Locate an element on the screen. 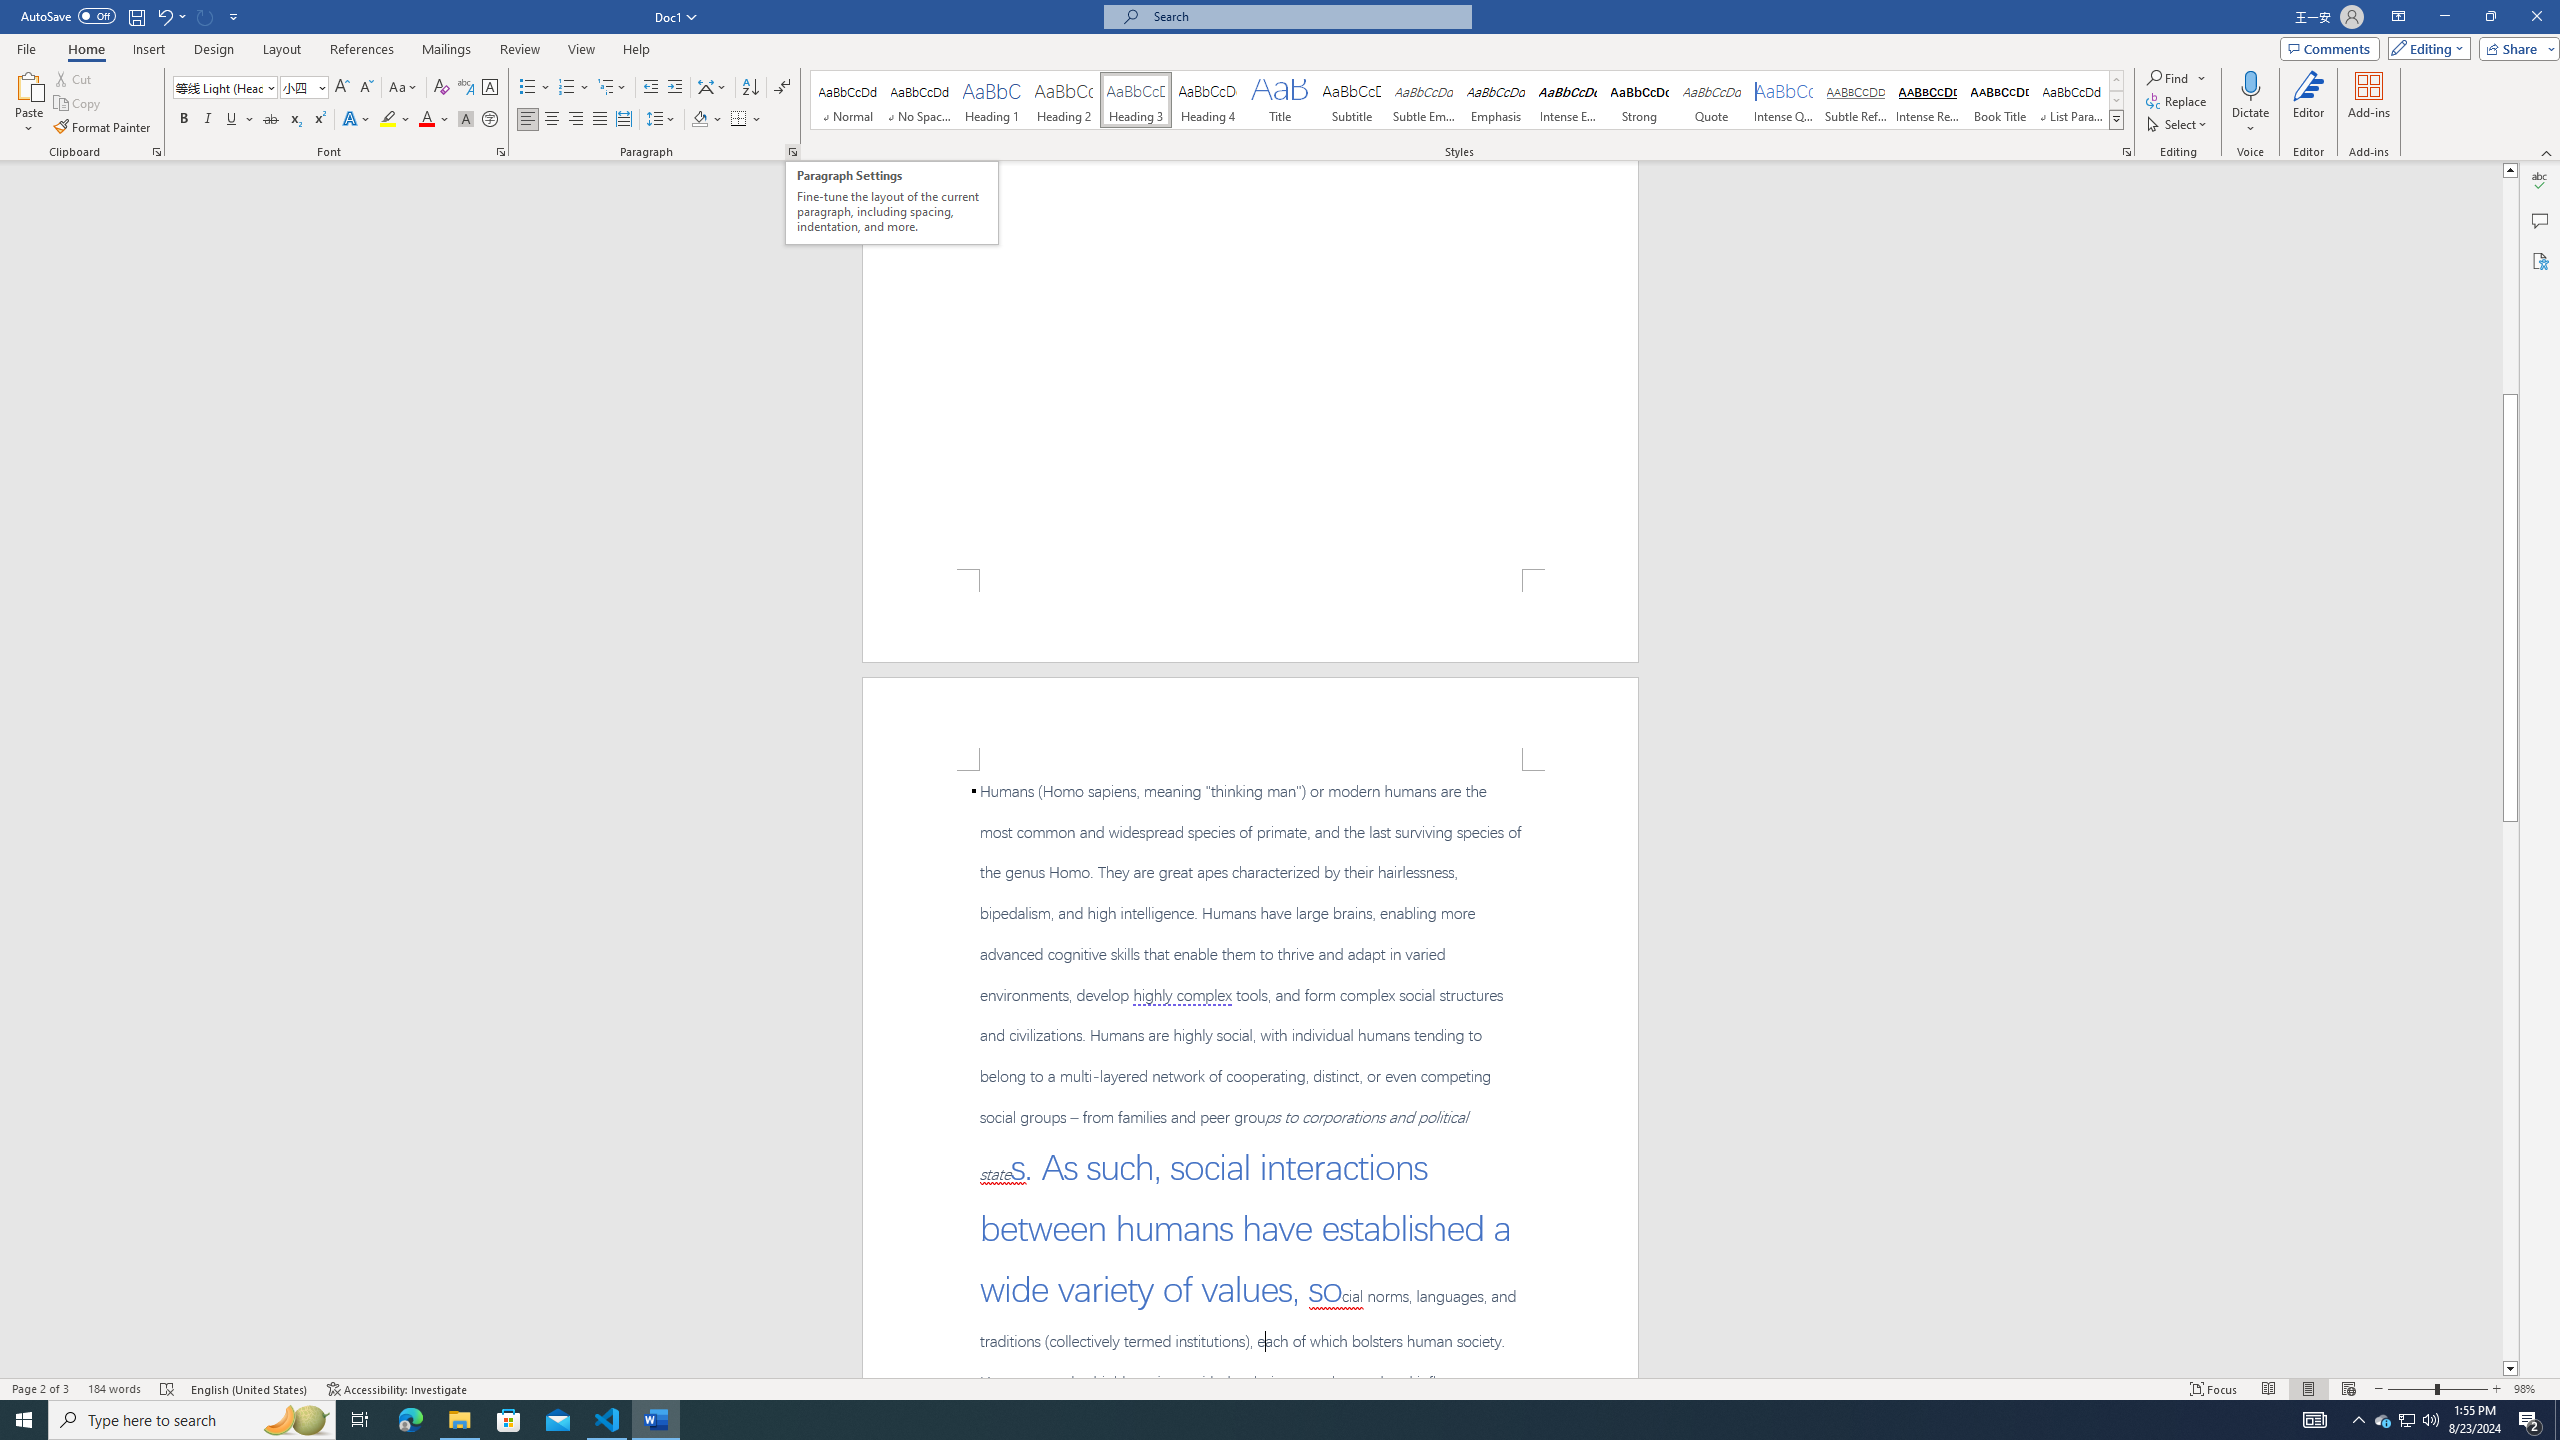 The width and height of the screenshot is (2560, 1440). 'Emphasis' is located at coordinates (1495, 99).